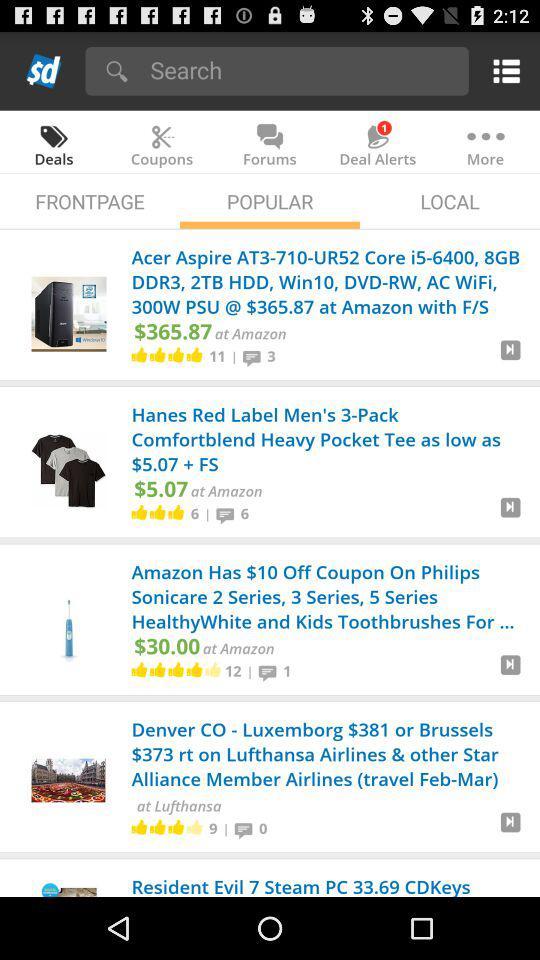 The image size is (540, 960). What do you see at coordinates (510, 514) in the screenshot?
I see `next page` at bounding box center [510, 514].